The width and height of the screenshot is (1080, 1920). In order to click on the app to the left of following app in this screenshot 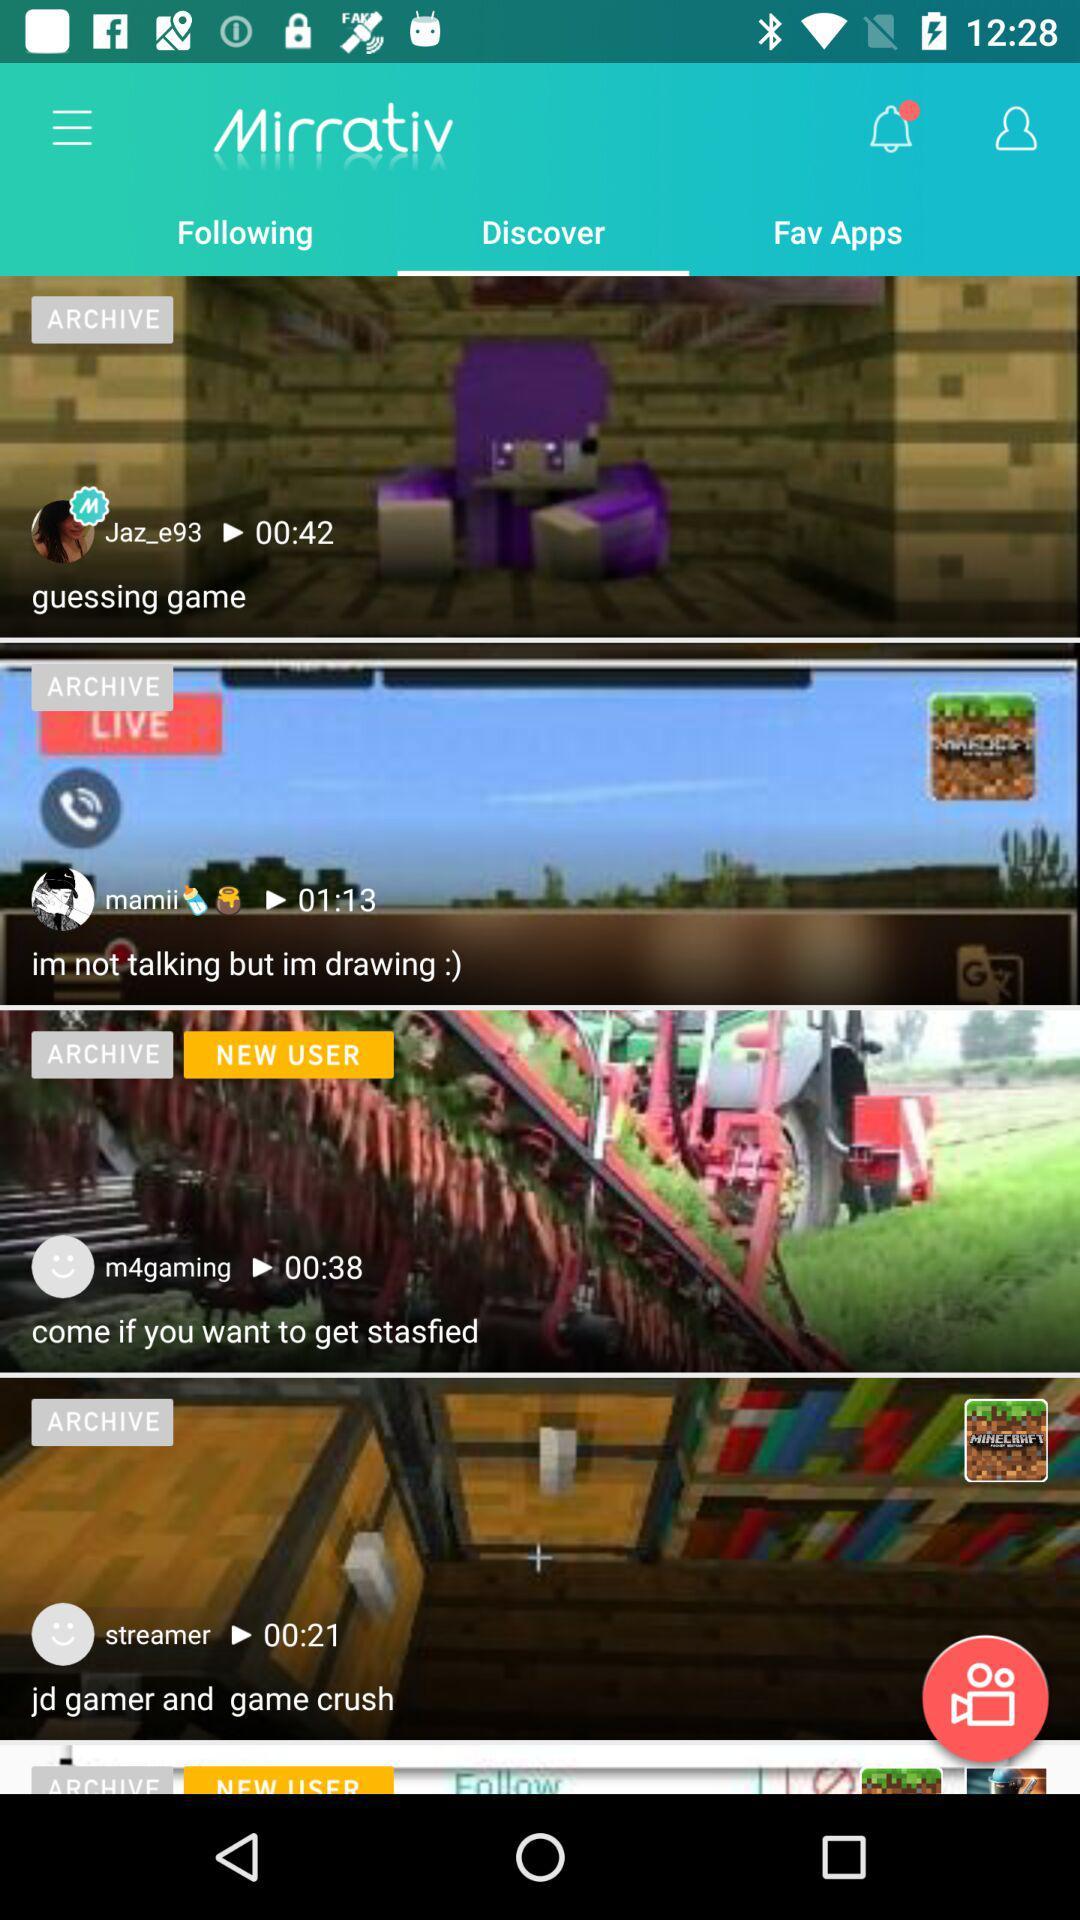, I will do `click(72, 128)`.